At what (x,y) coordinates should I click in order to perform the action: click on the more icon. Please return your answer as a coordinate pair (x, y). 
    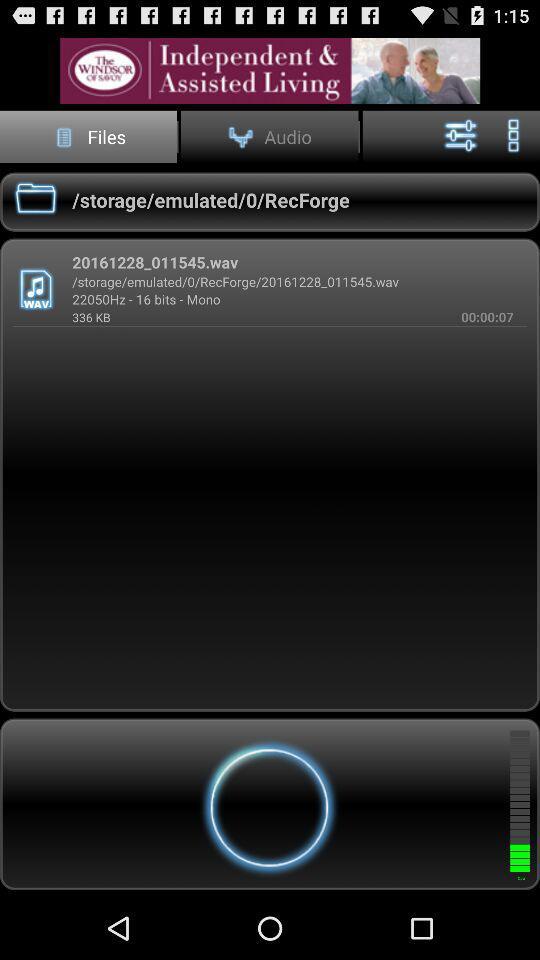
    Looking at the image, I should click on (513, 144).